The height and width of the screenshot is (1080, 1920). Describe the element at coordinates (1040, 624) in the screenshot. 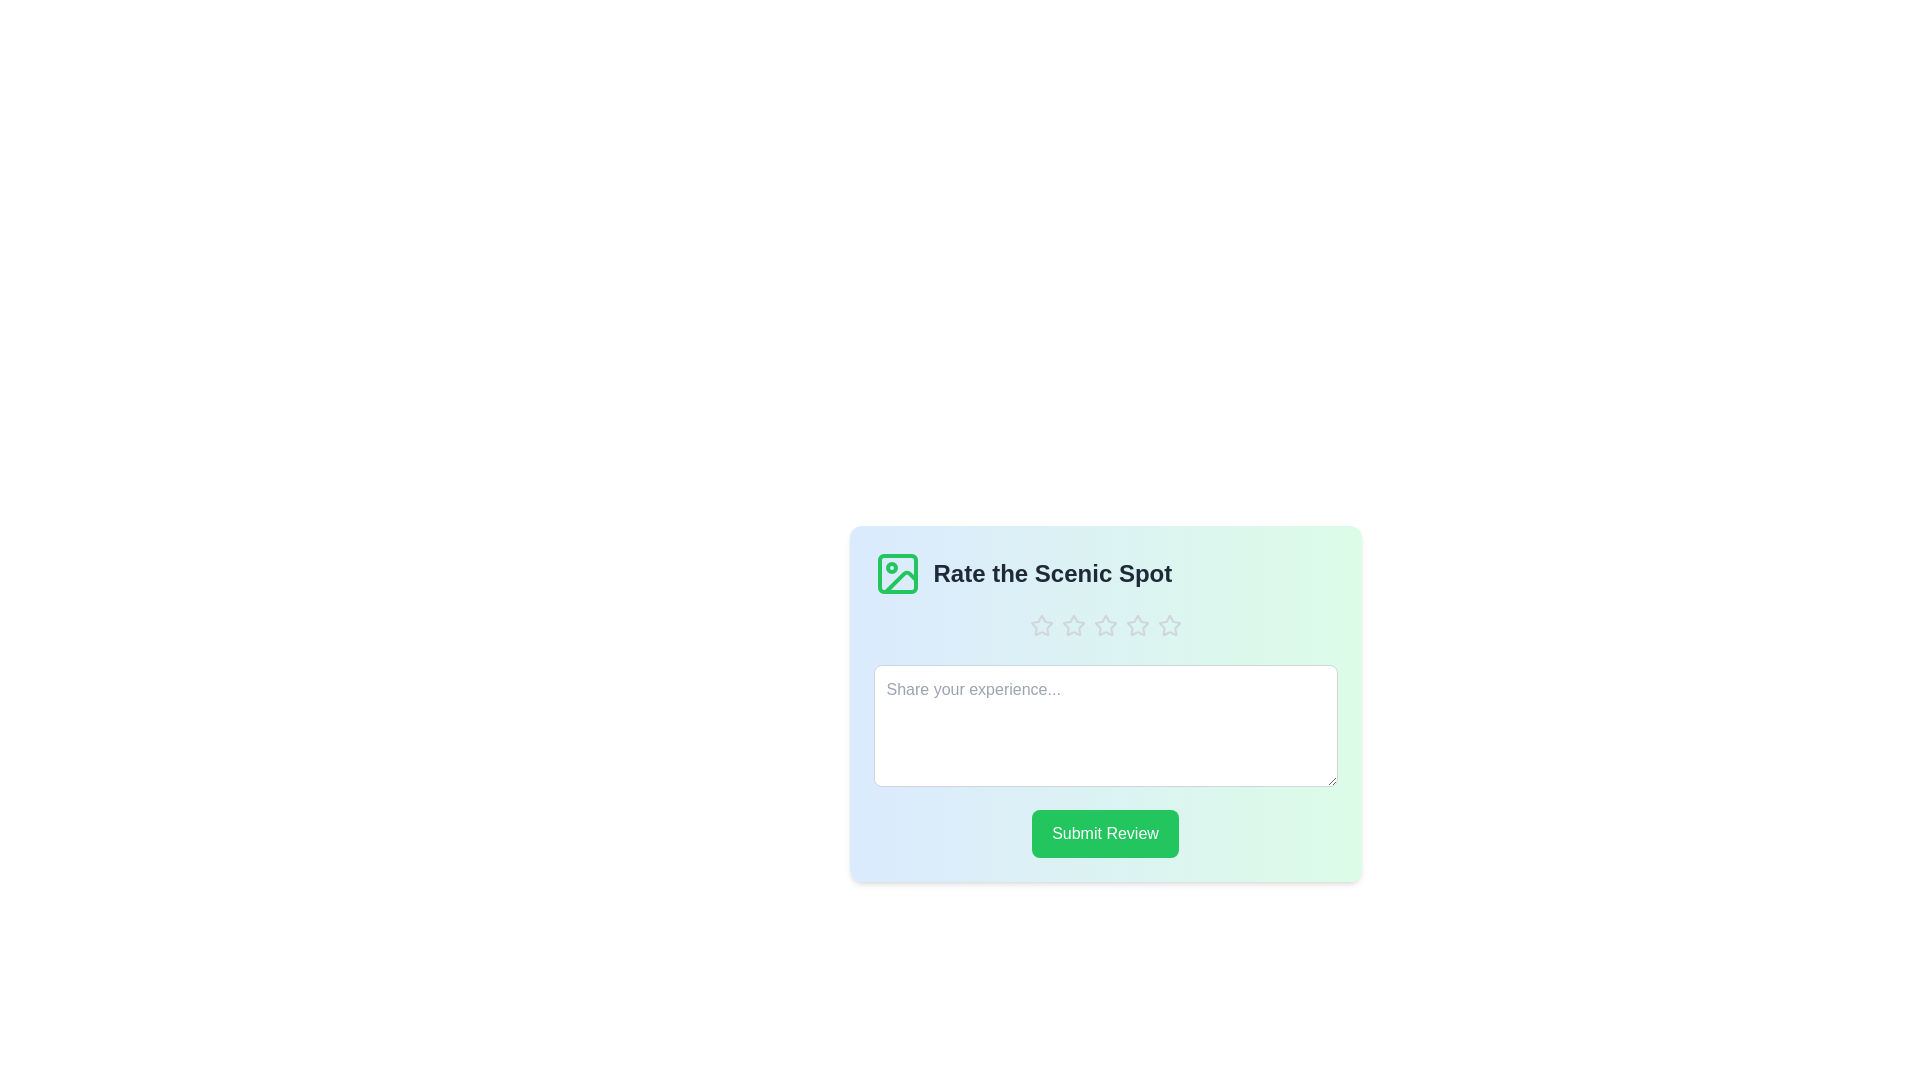

I see `the rating to 1 stars by clicking on the corresponding star icon` at that location.